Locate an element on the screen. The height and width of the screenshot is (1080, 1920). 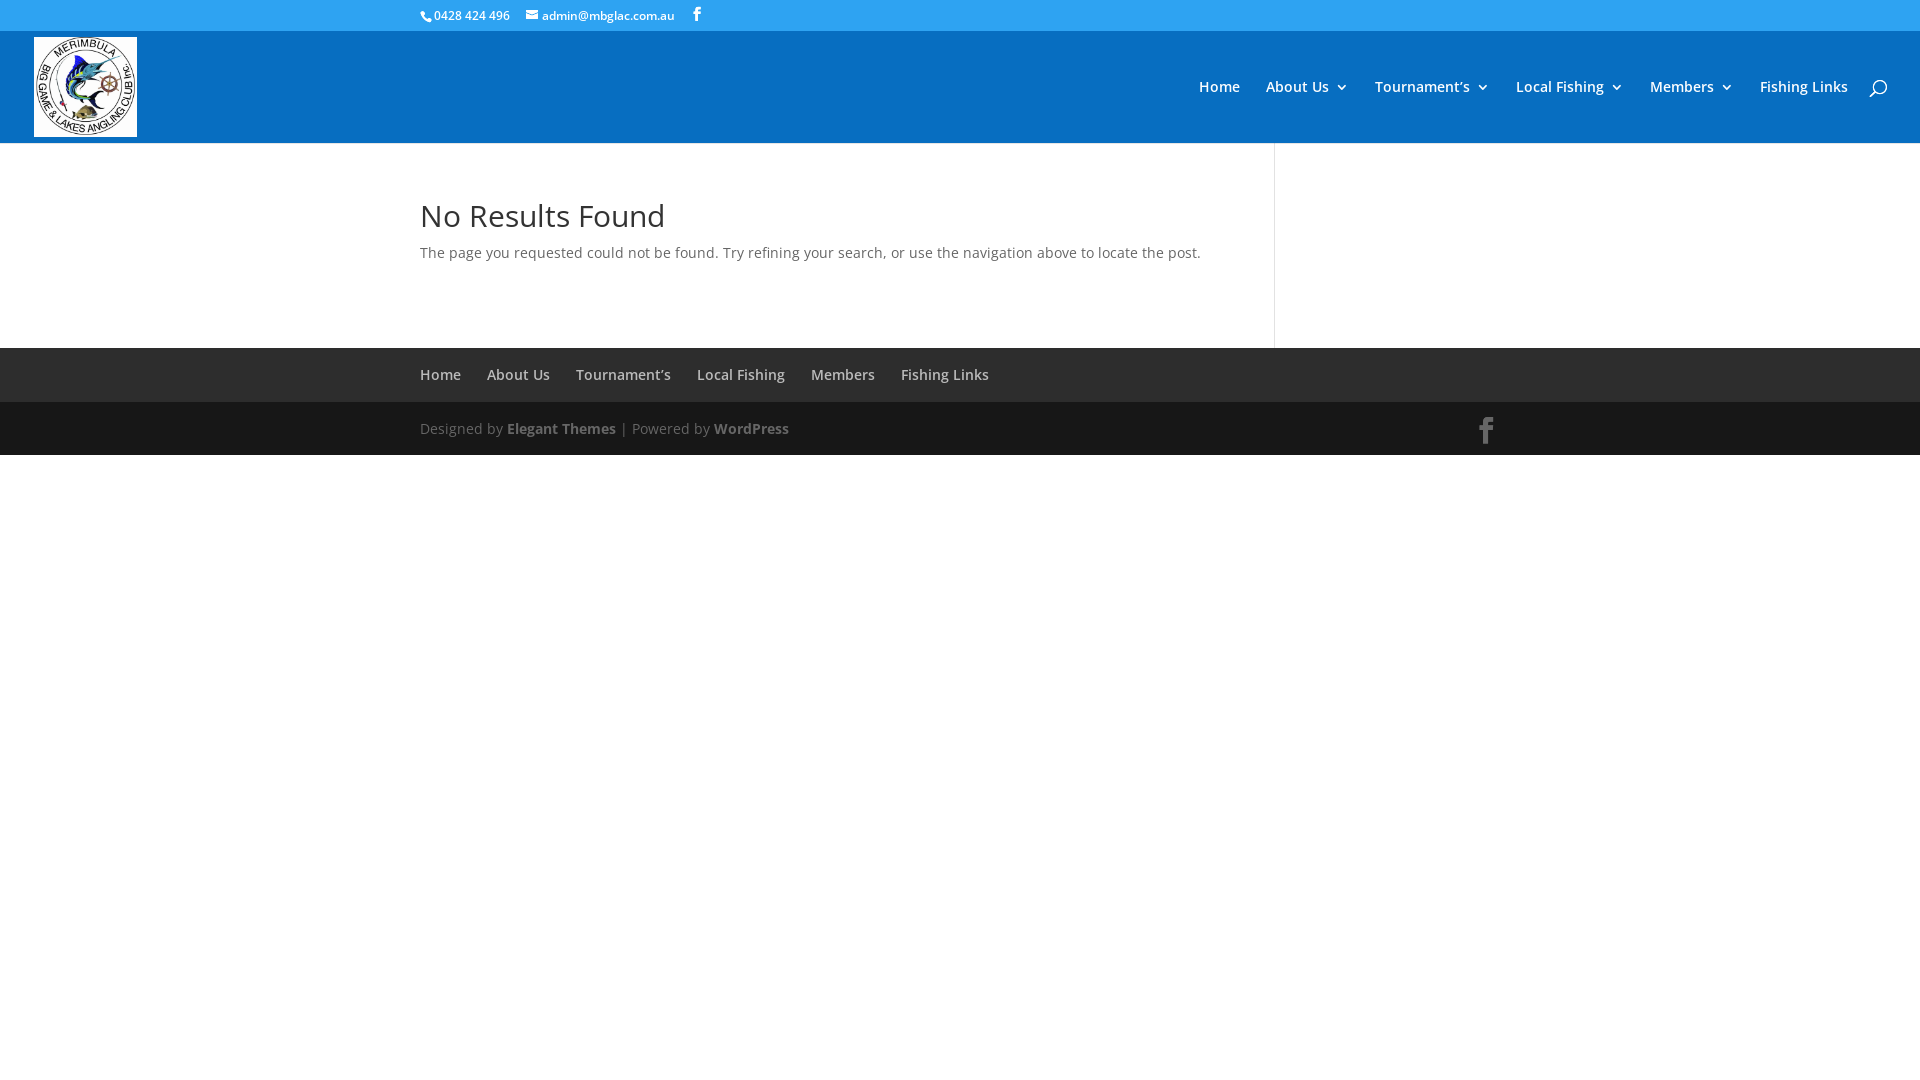
'Members' is located at coordinates (843, 374).